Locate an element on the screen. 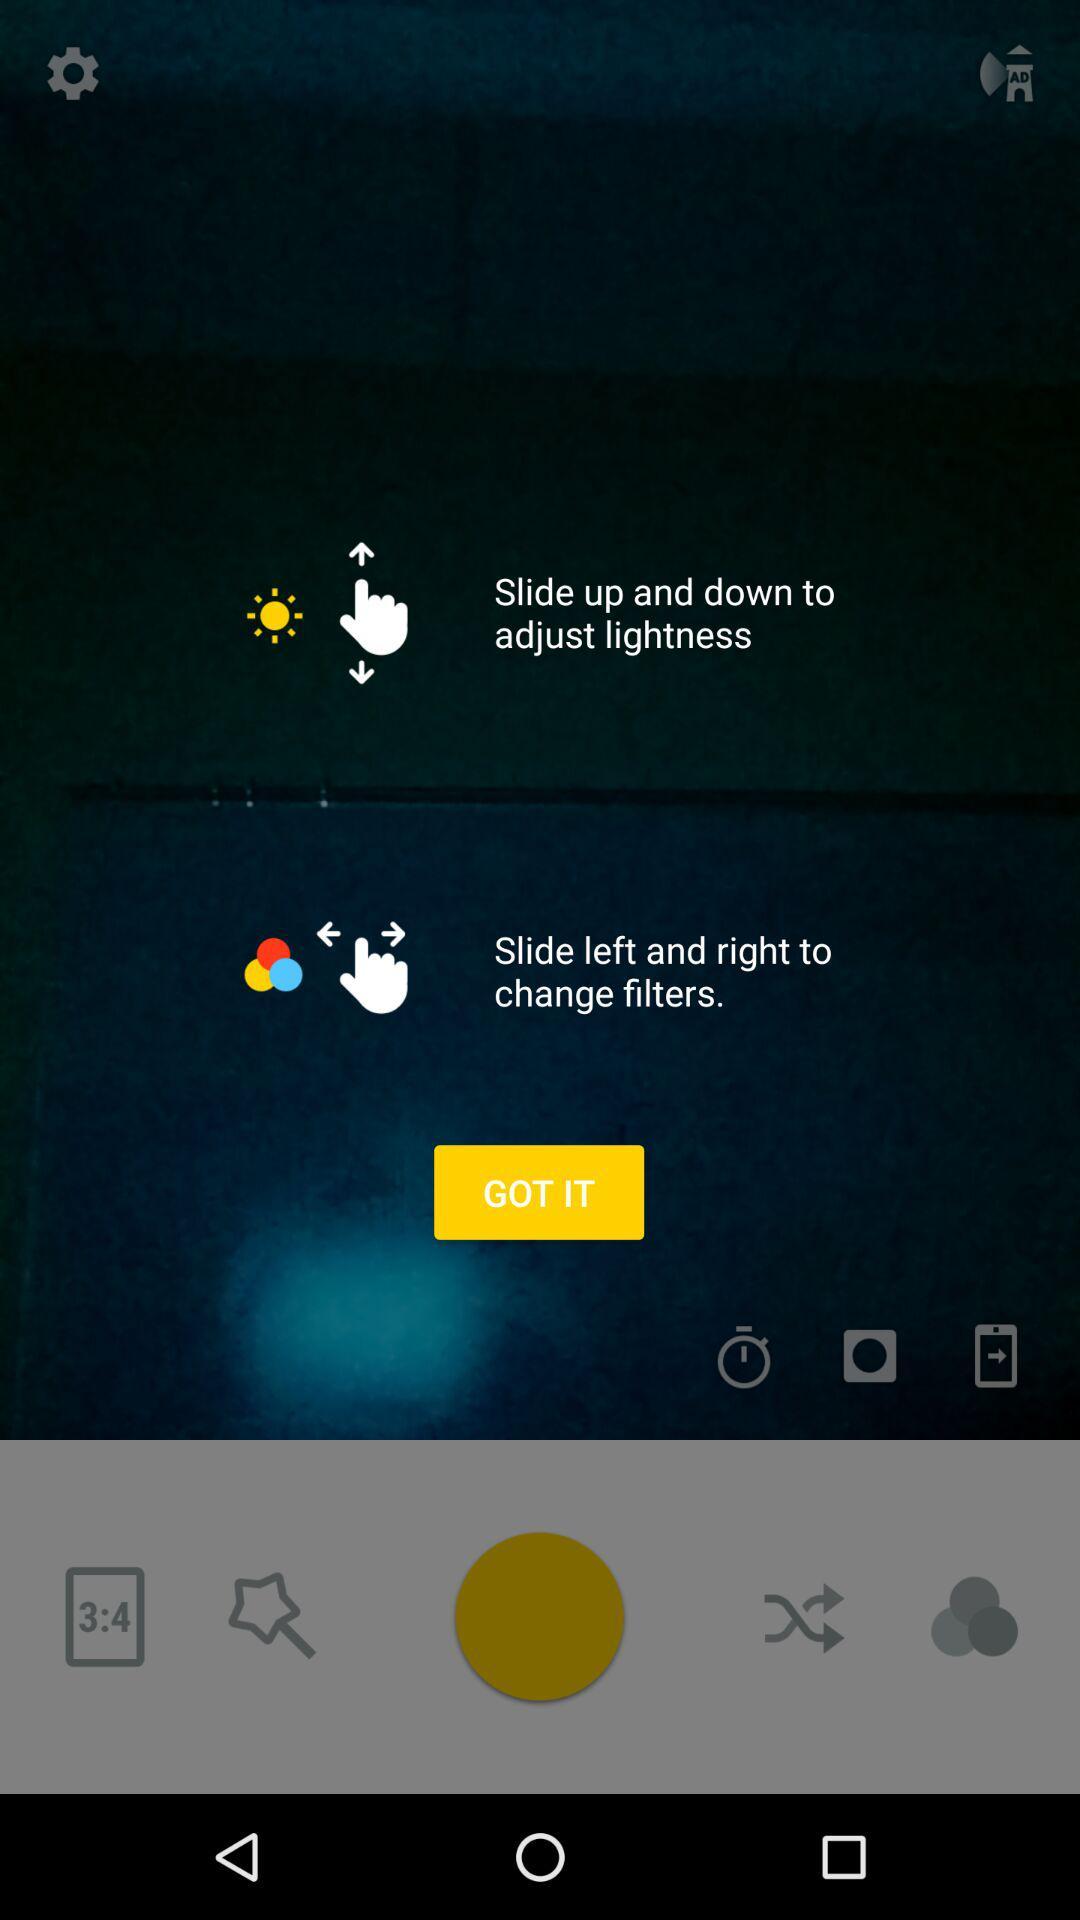  the photo icon is located at coordinates (869, 1356).